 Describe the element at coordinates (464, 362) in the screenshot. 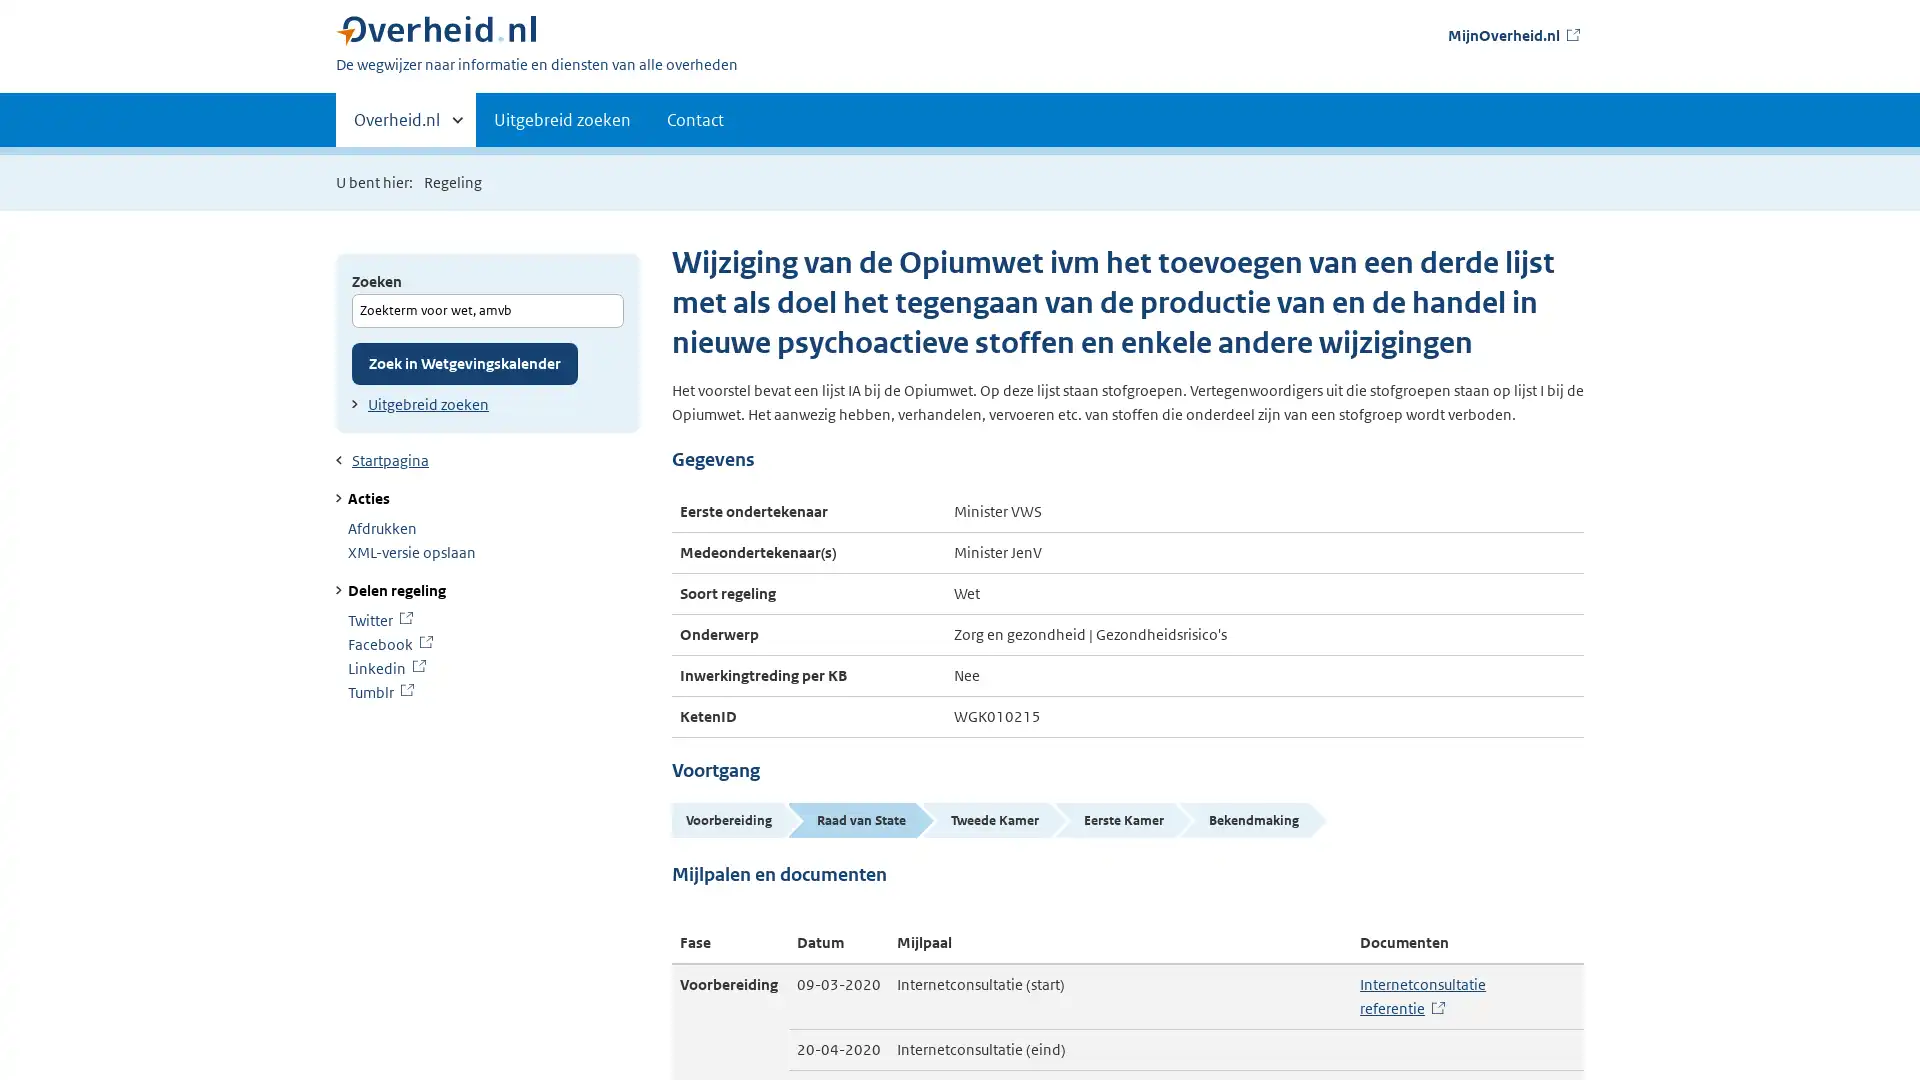

I see `Zoek in Wetgevingskalender` at that location.